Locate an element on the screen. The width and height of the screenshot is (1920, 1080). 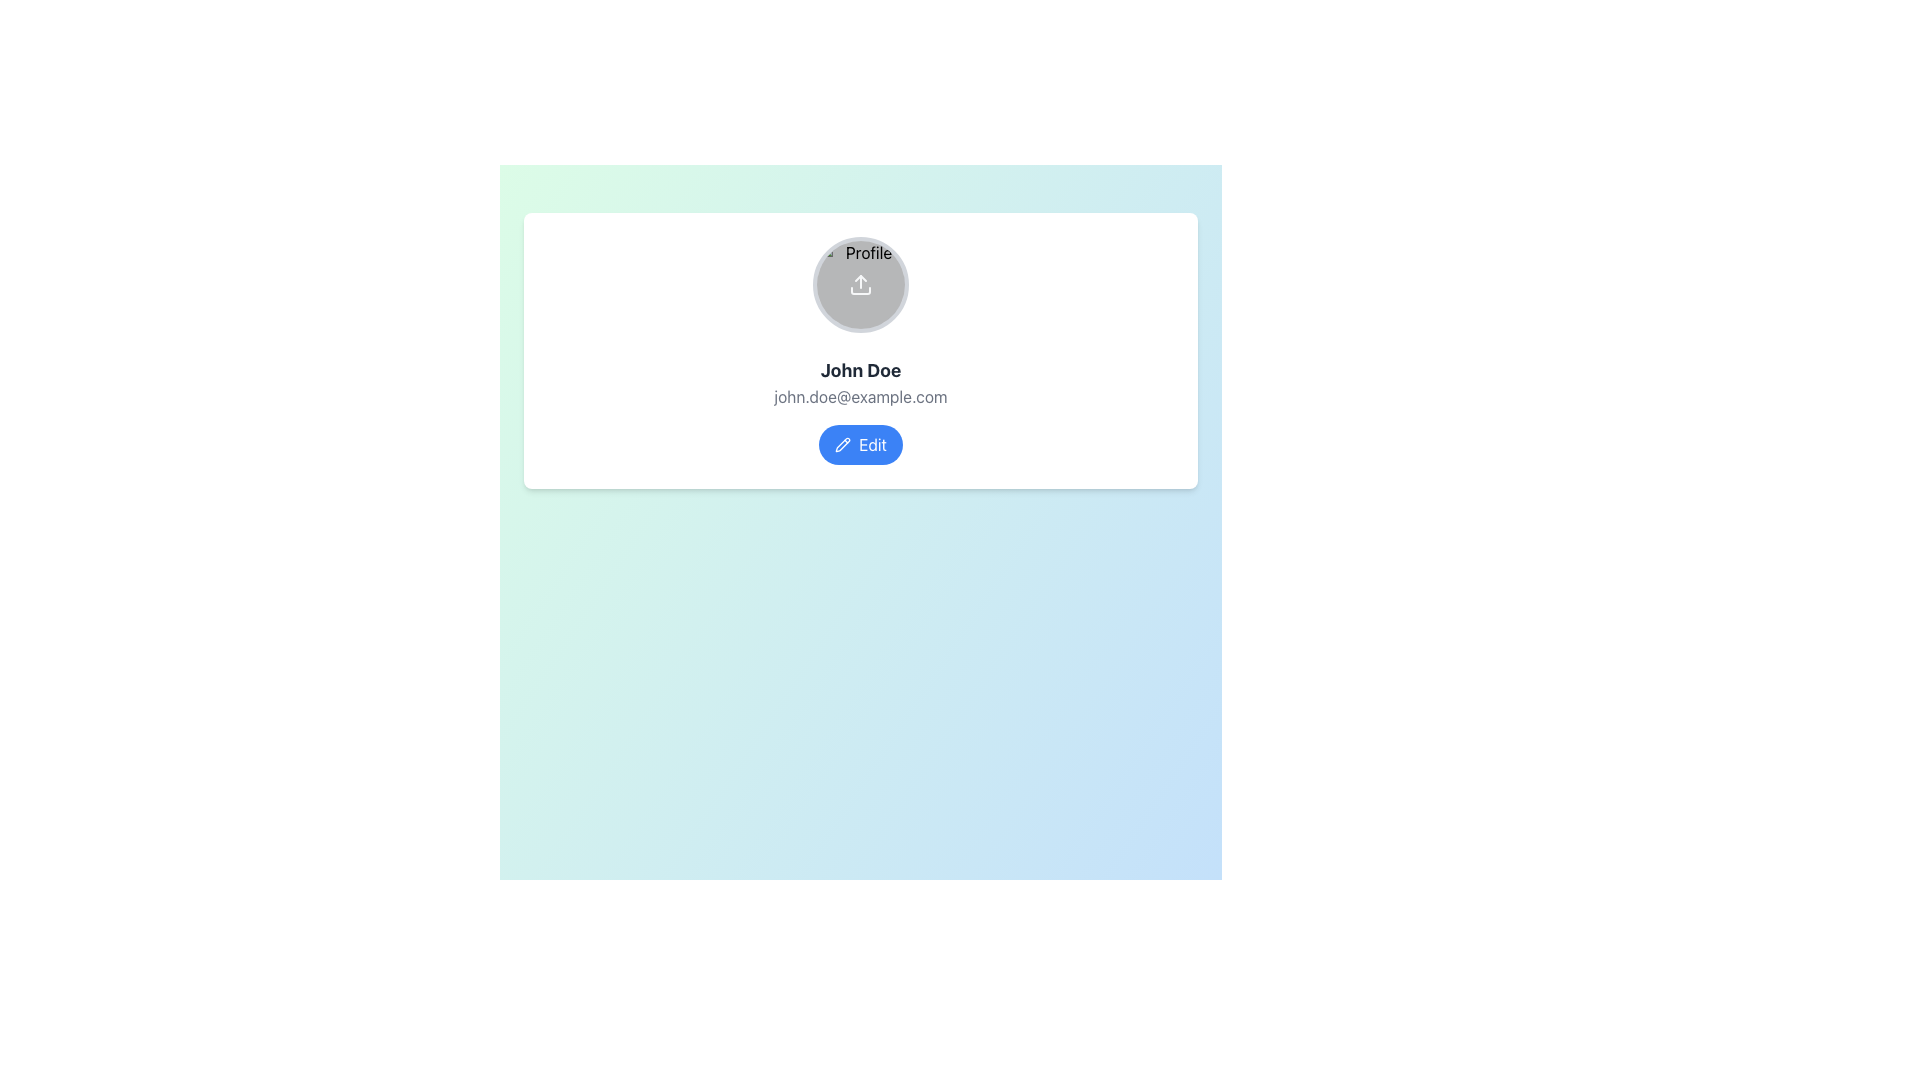
the profile image placeholder to upload a photo, which is located centrally above the name 'John Doe' and email 'john.doe@example.com' is located at coordinates (860, 285).